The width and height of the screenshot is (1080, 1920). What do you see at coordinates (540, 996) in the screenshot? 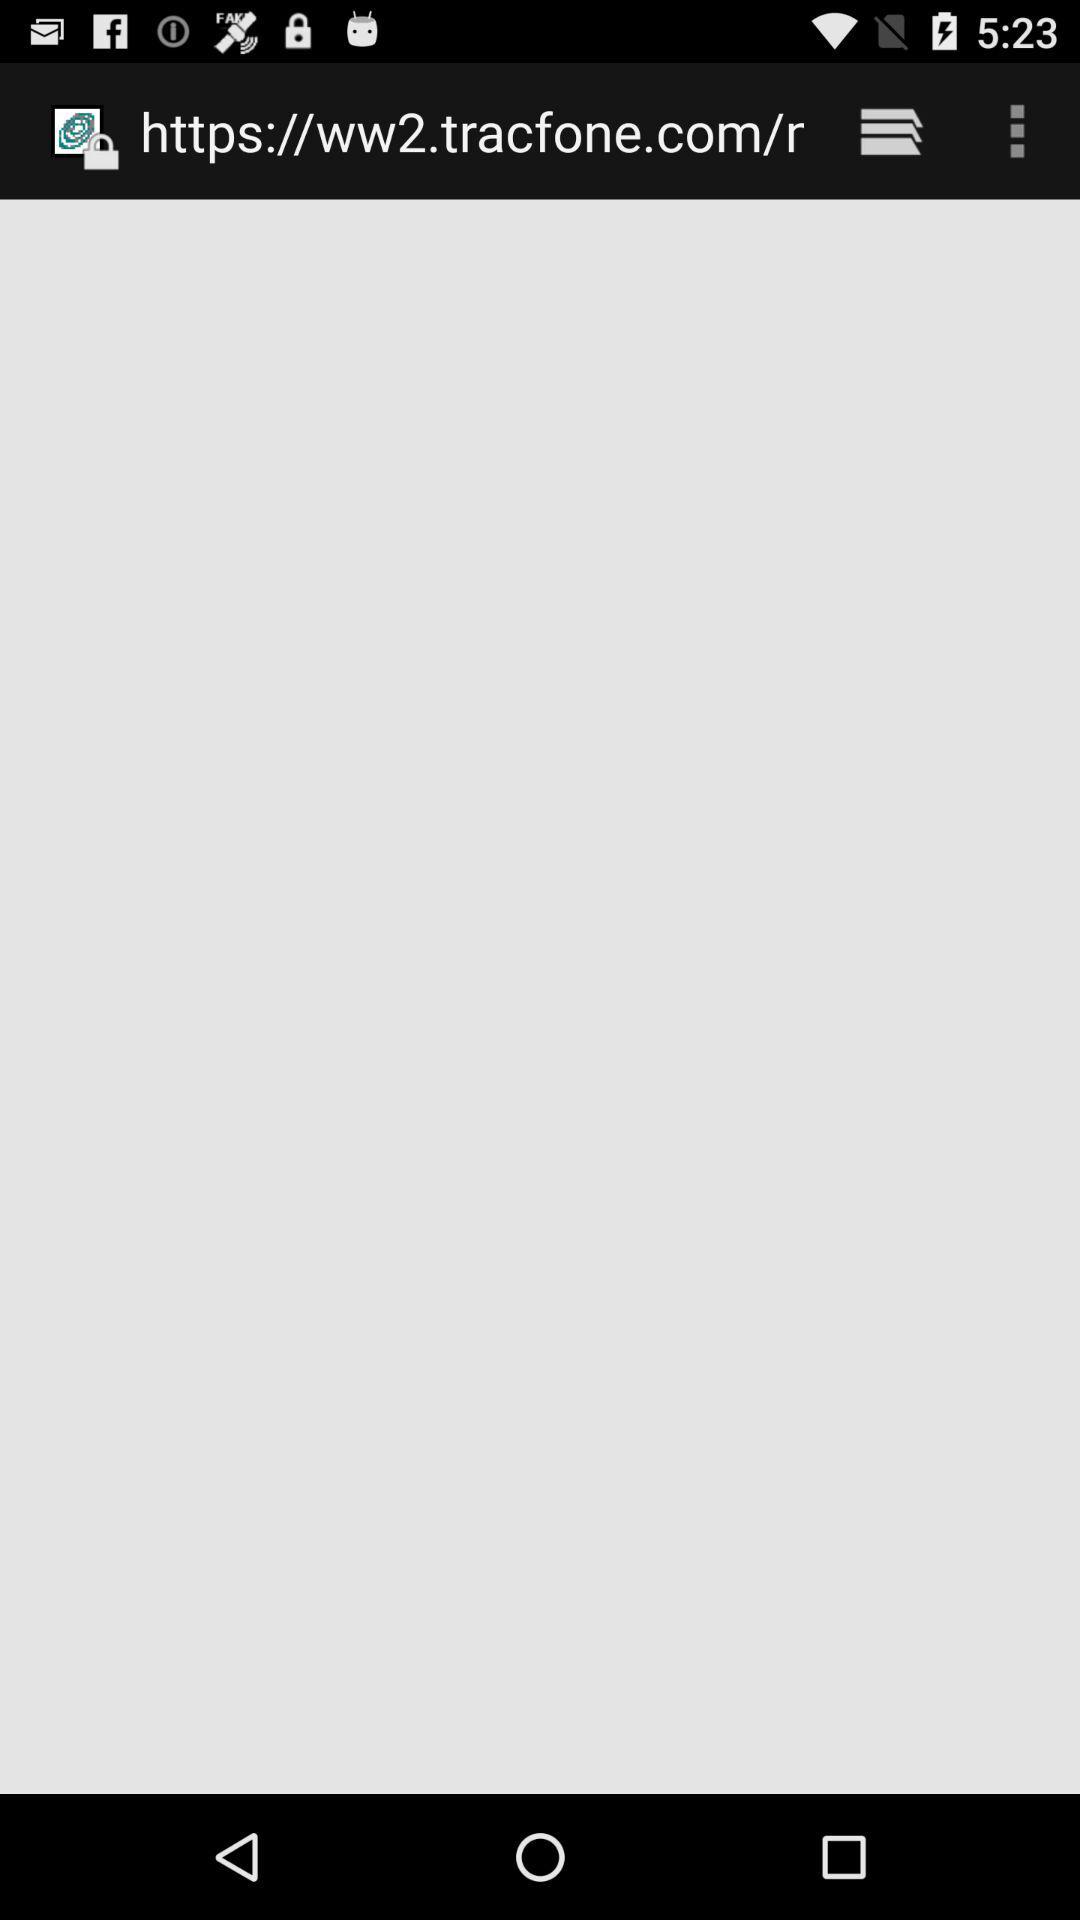
I see `item below https ww2 tracfone icon` at bounding box center [540, 996].